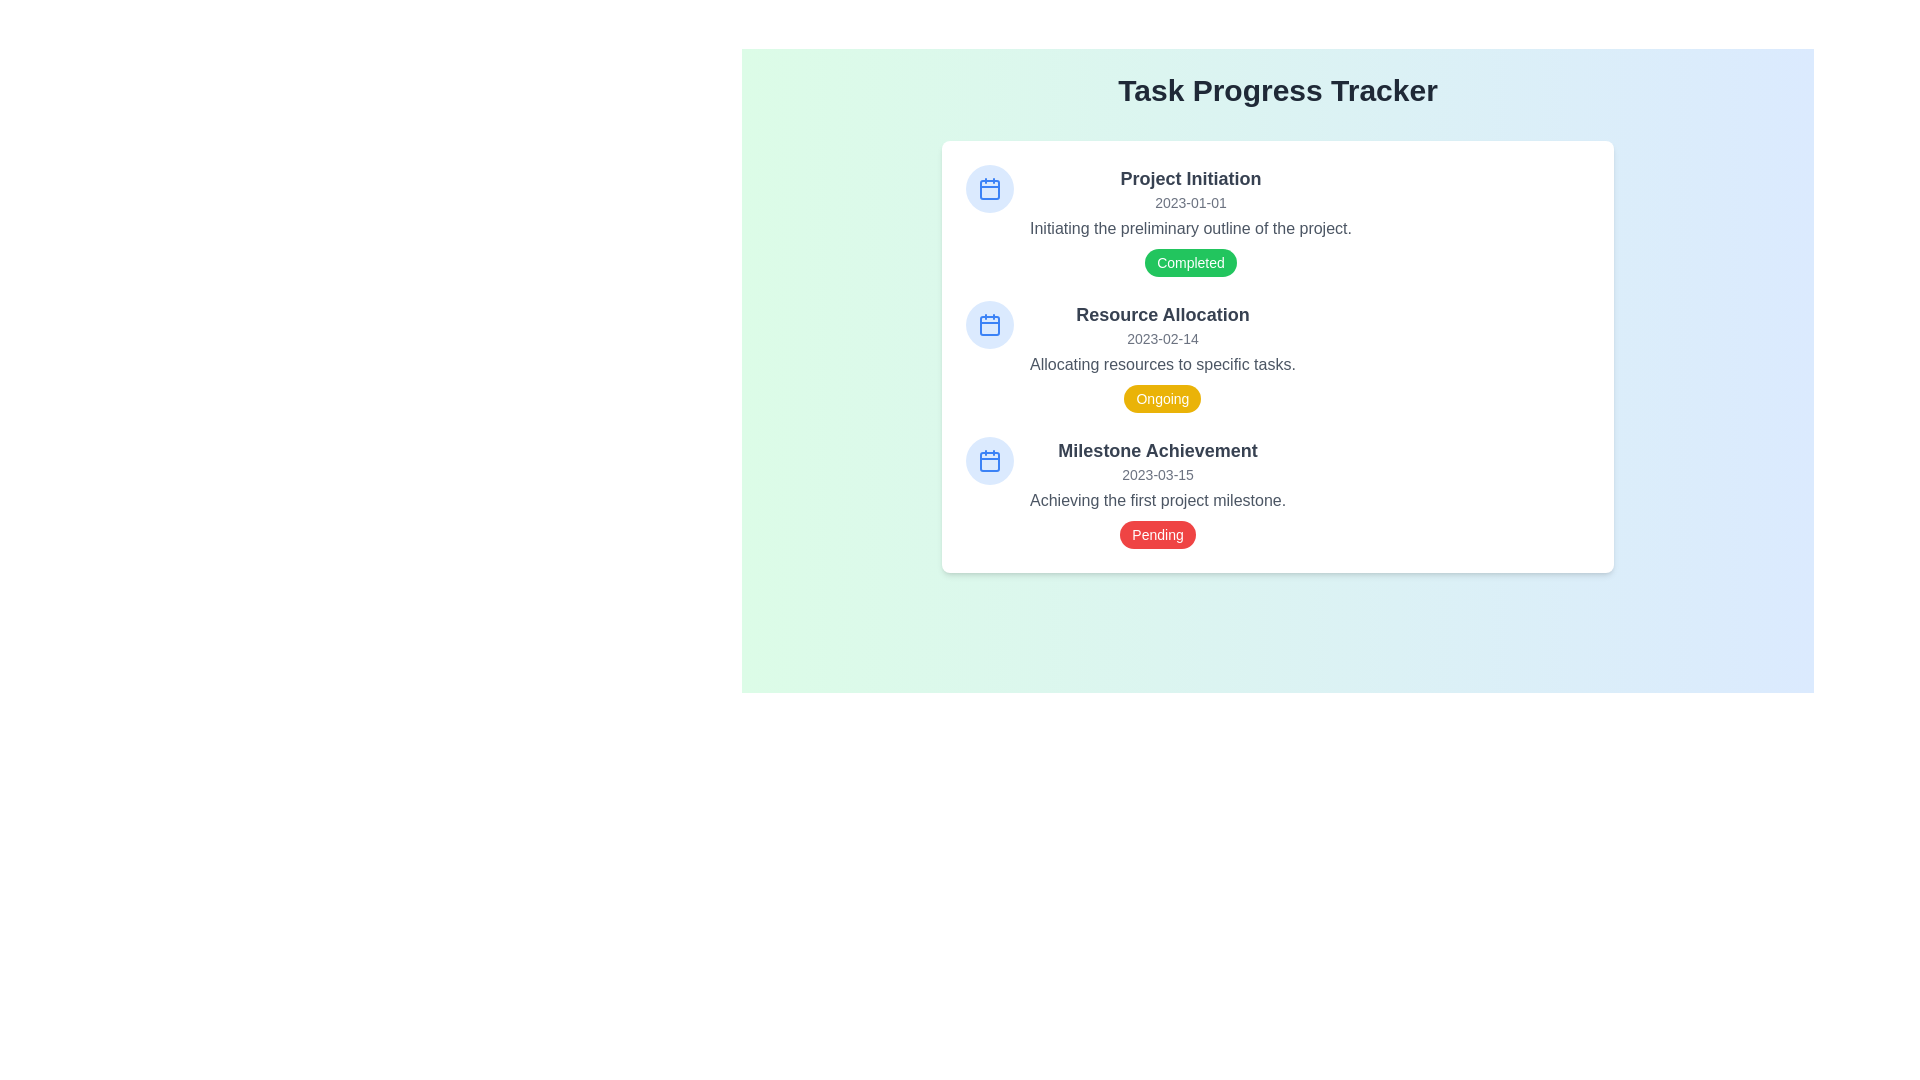 The height and width of the screenshot is (1080, 1920). I want to click on the date label element located directly below the 'Resource Allocation' title in the task list for accessibility readers, so click(1162, 338).